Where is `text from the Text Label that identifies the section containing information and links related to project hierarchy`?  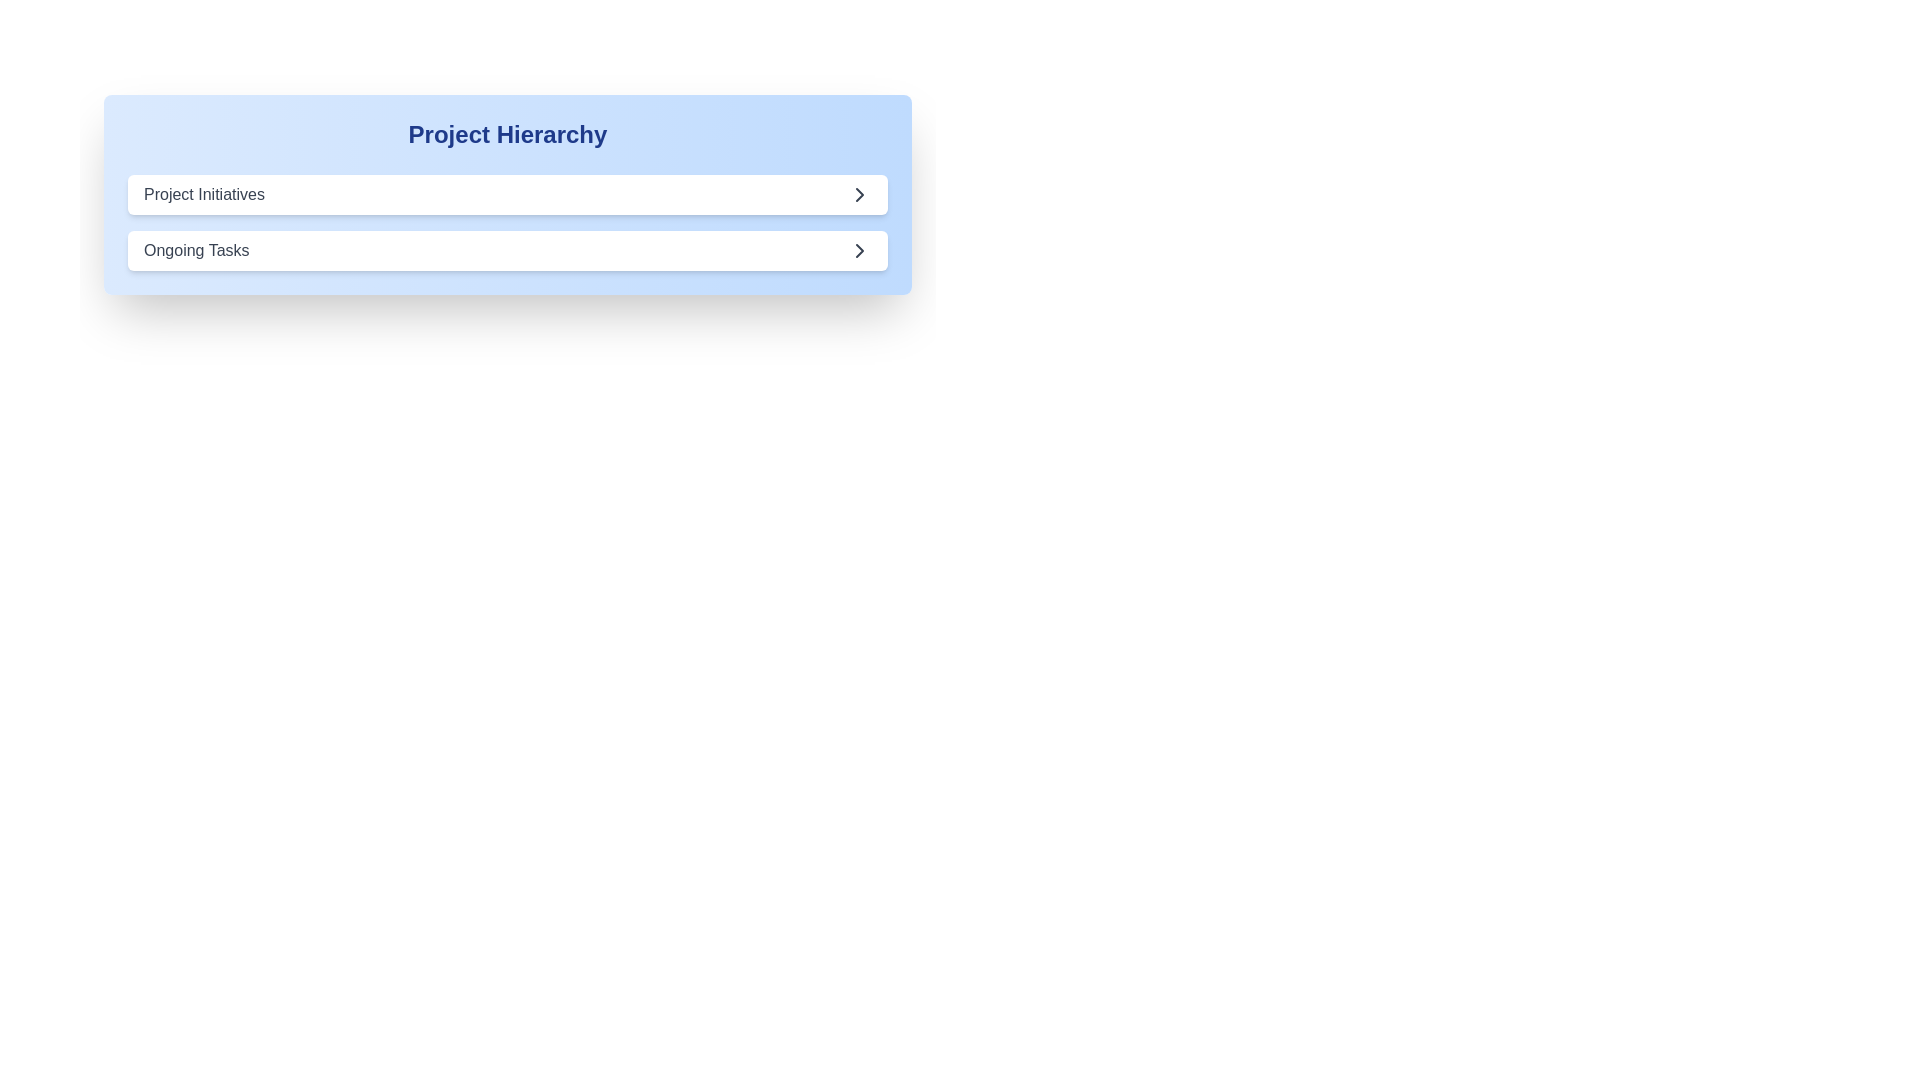 text from the Text Label that identifies the section containing information and links related to project hierarchy is located at coordinates (508, 135).